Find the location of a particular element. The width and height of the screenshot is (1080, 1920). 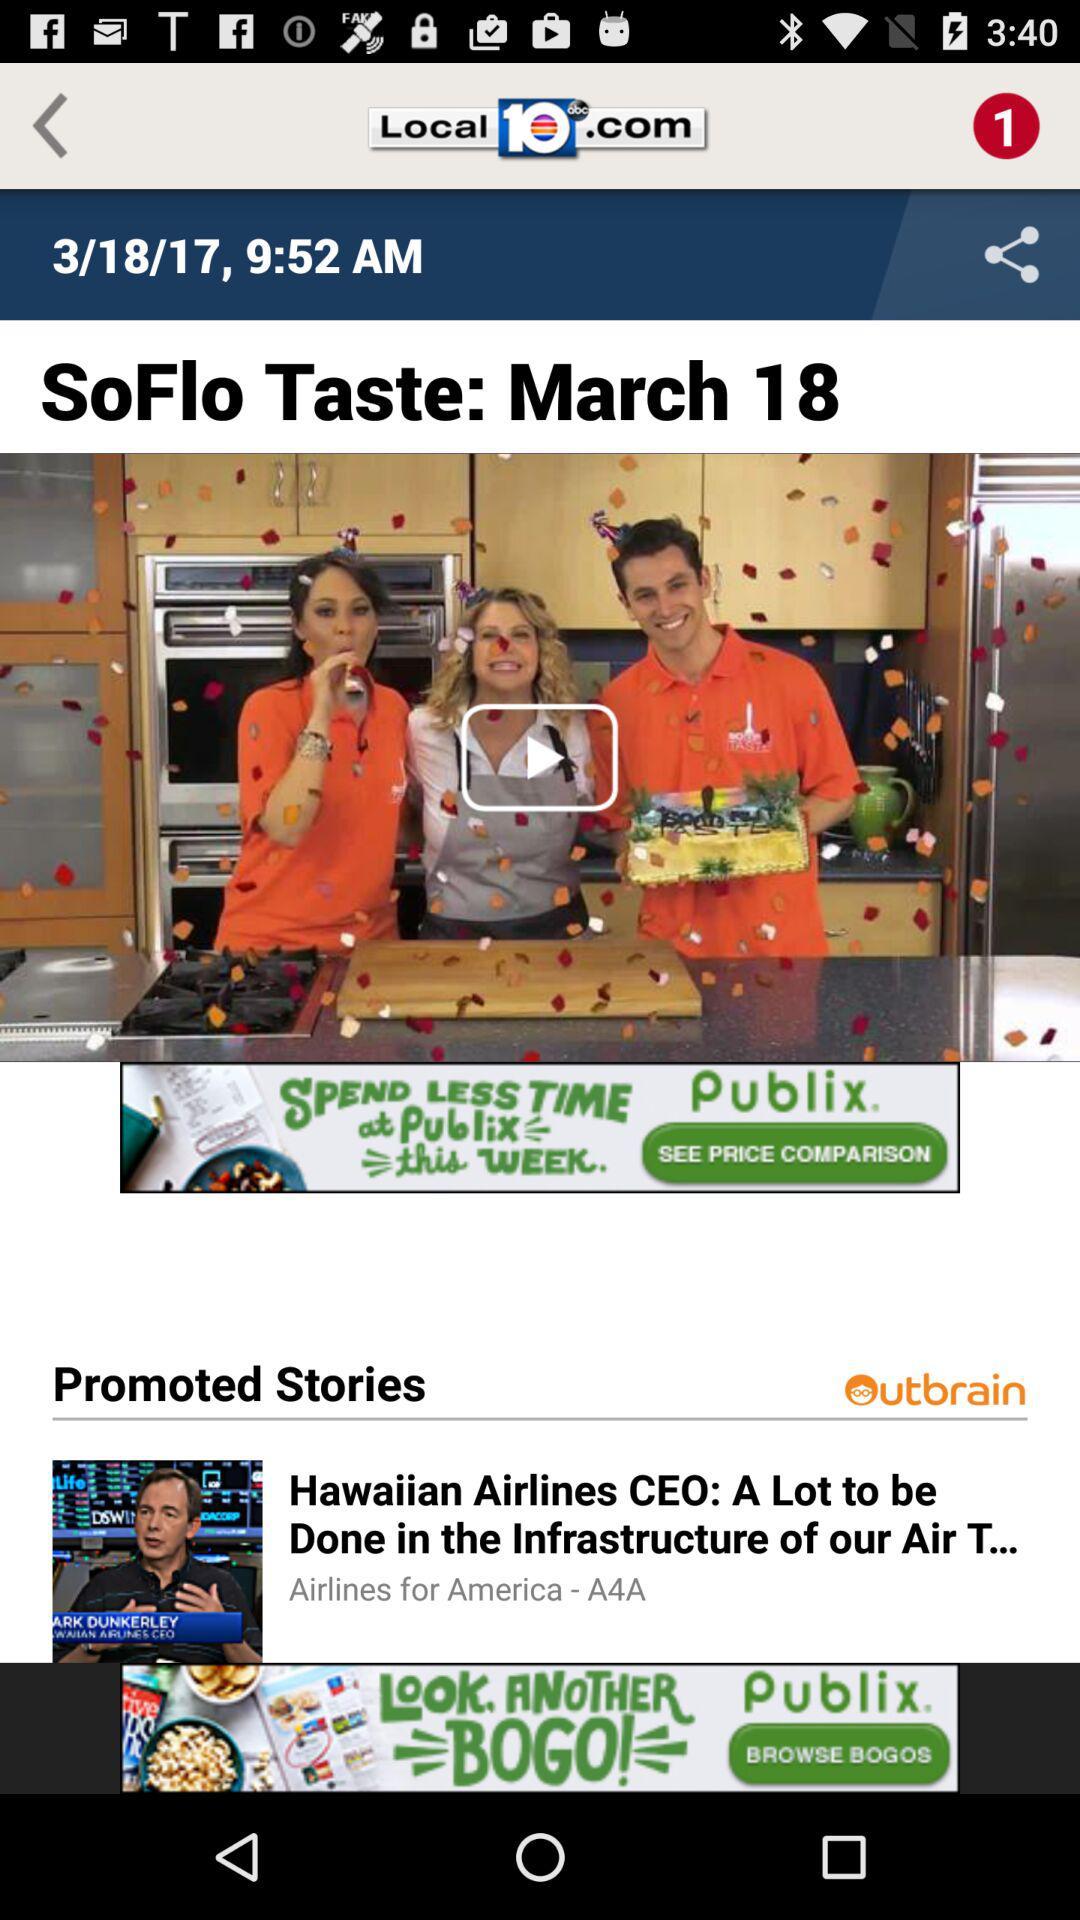

share the file is located at coordinates (879, 253).